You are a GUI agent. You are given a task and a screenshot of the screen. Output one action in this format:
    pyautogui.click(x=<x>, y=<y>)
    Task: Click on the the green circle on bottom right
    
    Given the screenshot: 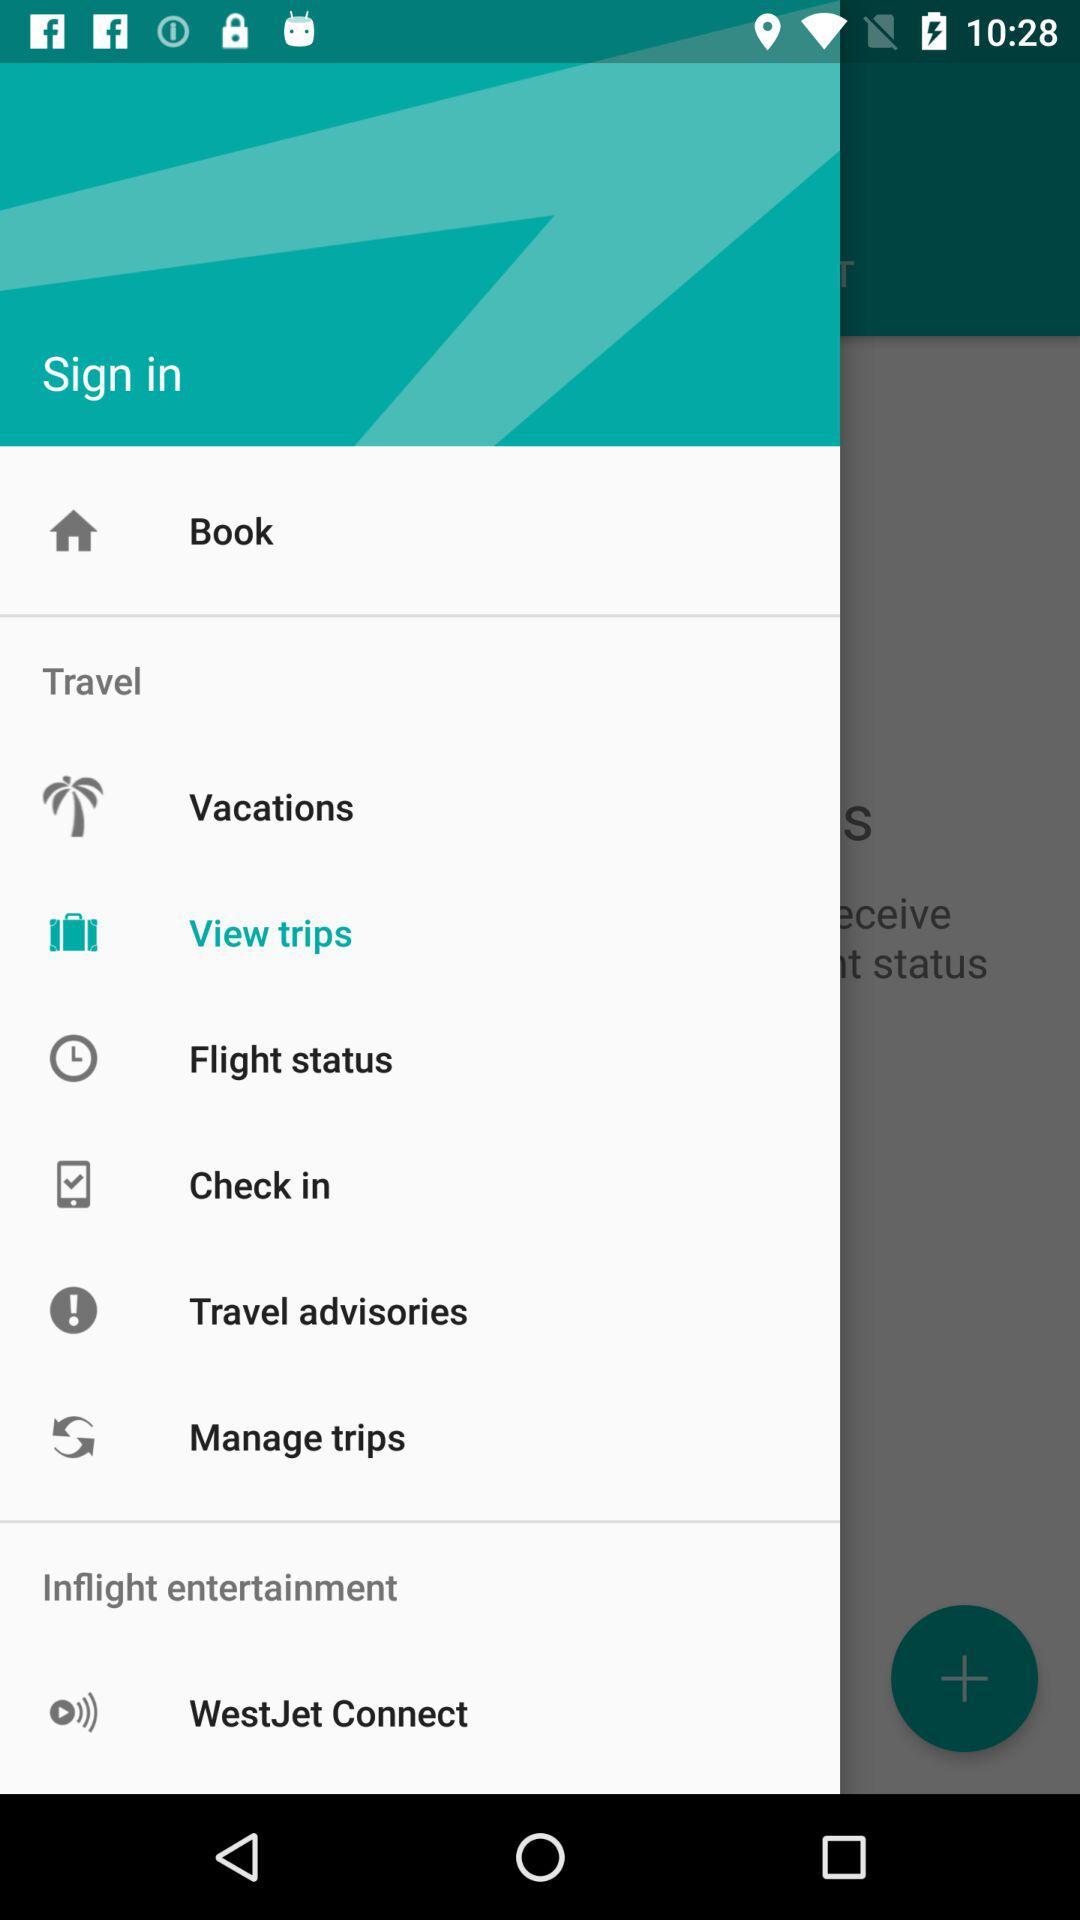 What is the action you would take?
    pyautogui.click(x=963, y=1678)
    